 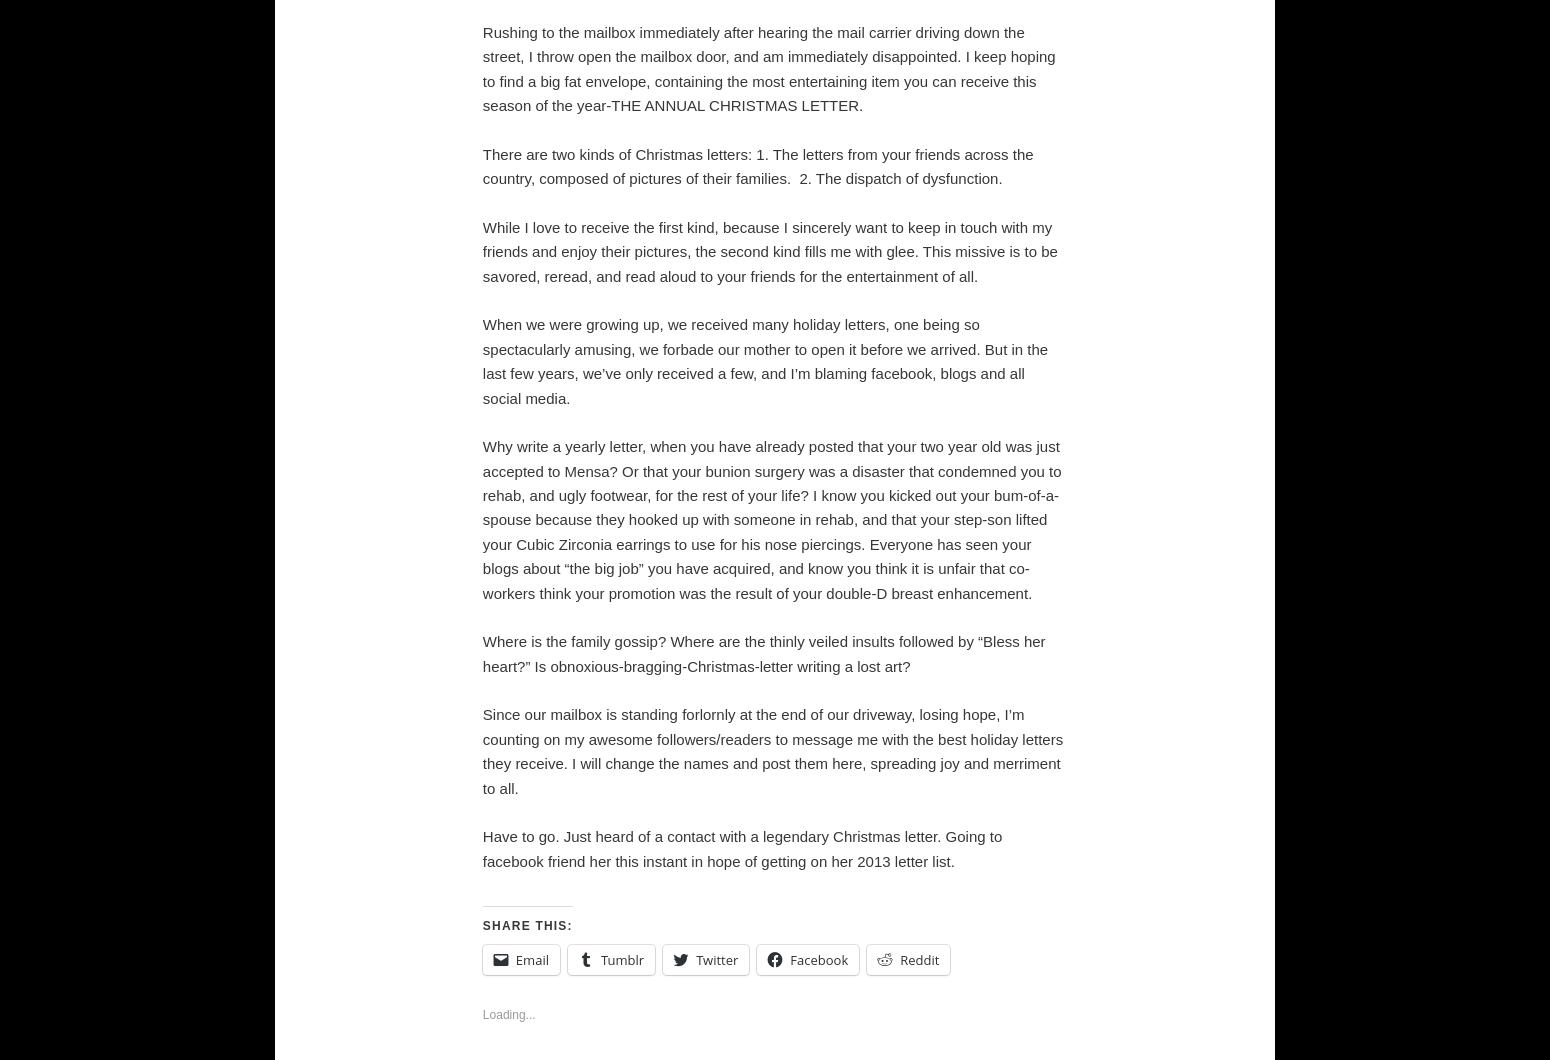 What do you see at coordinates (919, 959) in the screenshot?
I see `'Reddit'` at bounding box center [919, 959].